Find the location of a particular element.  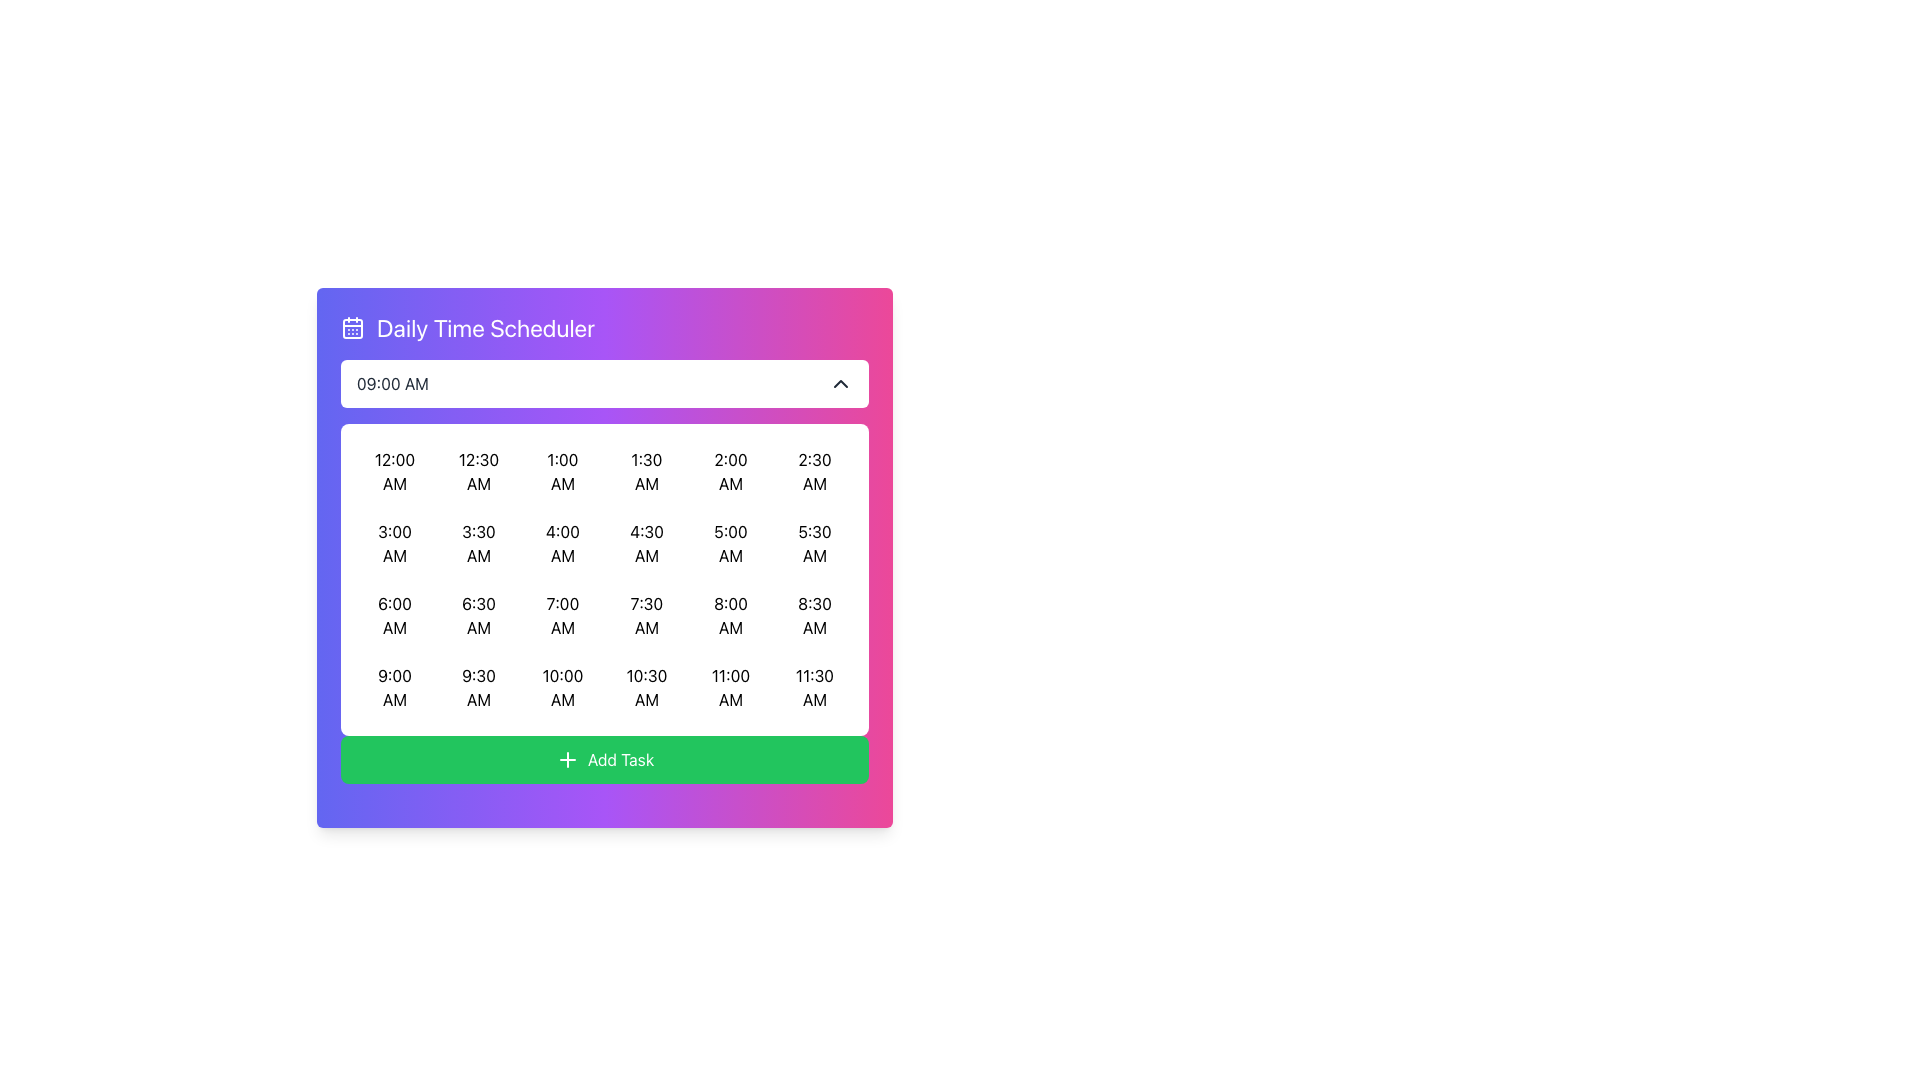

the '5:00 AM' selectable time slot button located in the second row and fifth column of the time slot grid in the 'Daily Time Scheduler' modal is located at coordinates (729, 543).